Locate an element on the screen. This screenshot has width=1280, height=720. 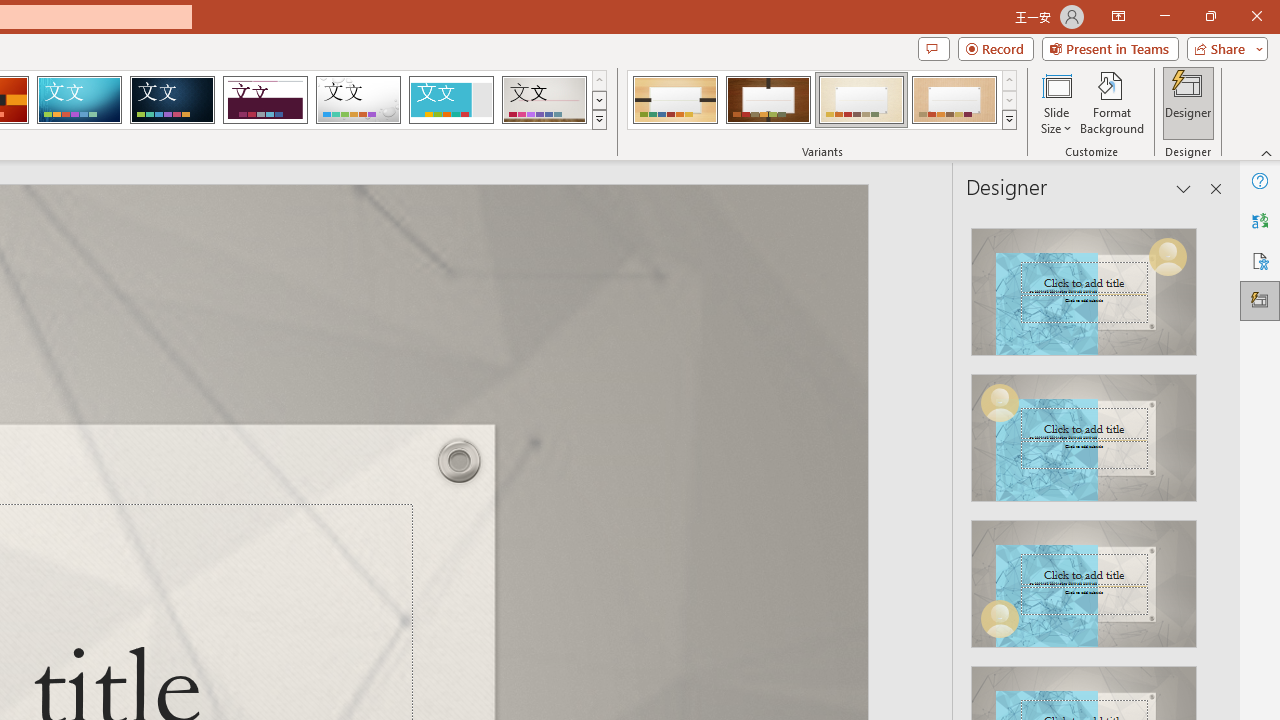
'Class: NetUIImage' is located at coordinates (1009, 119).